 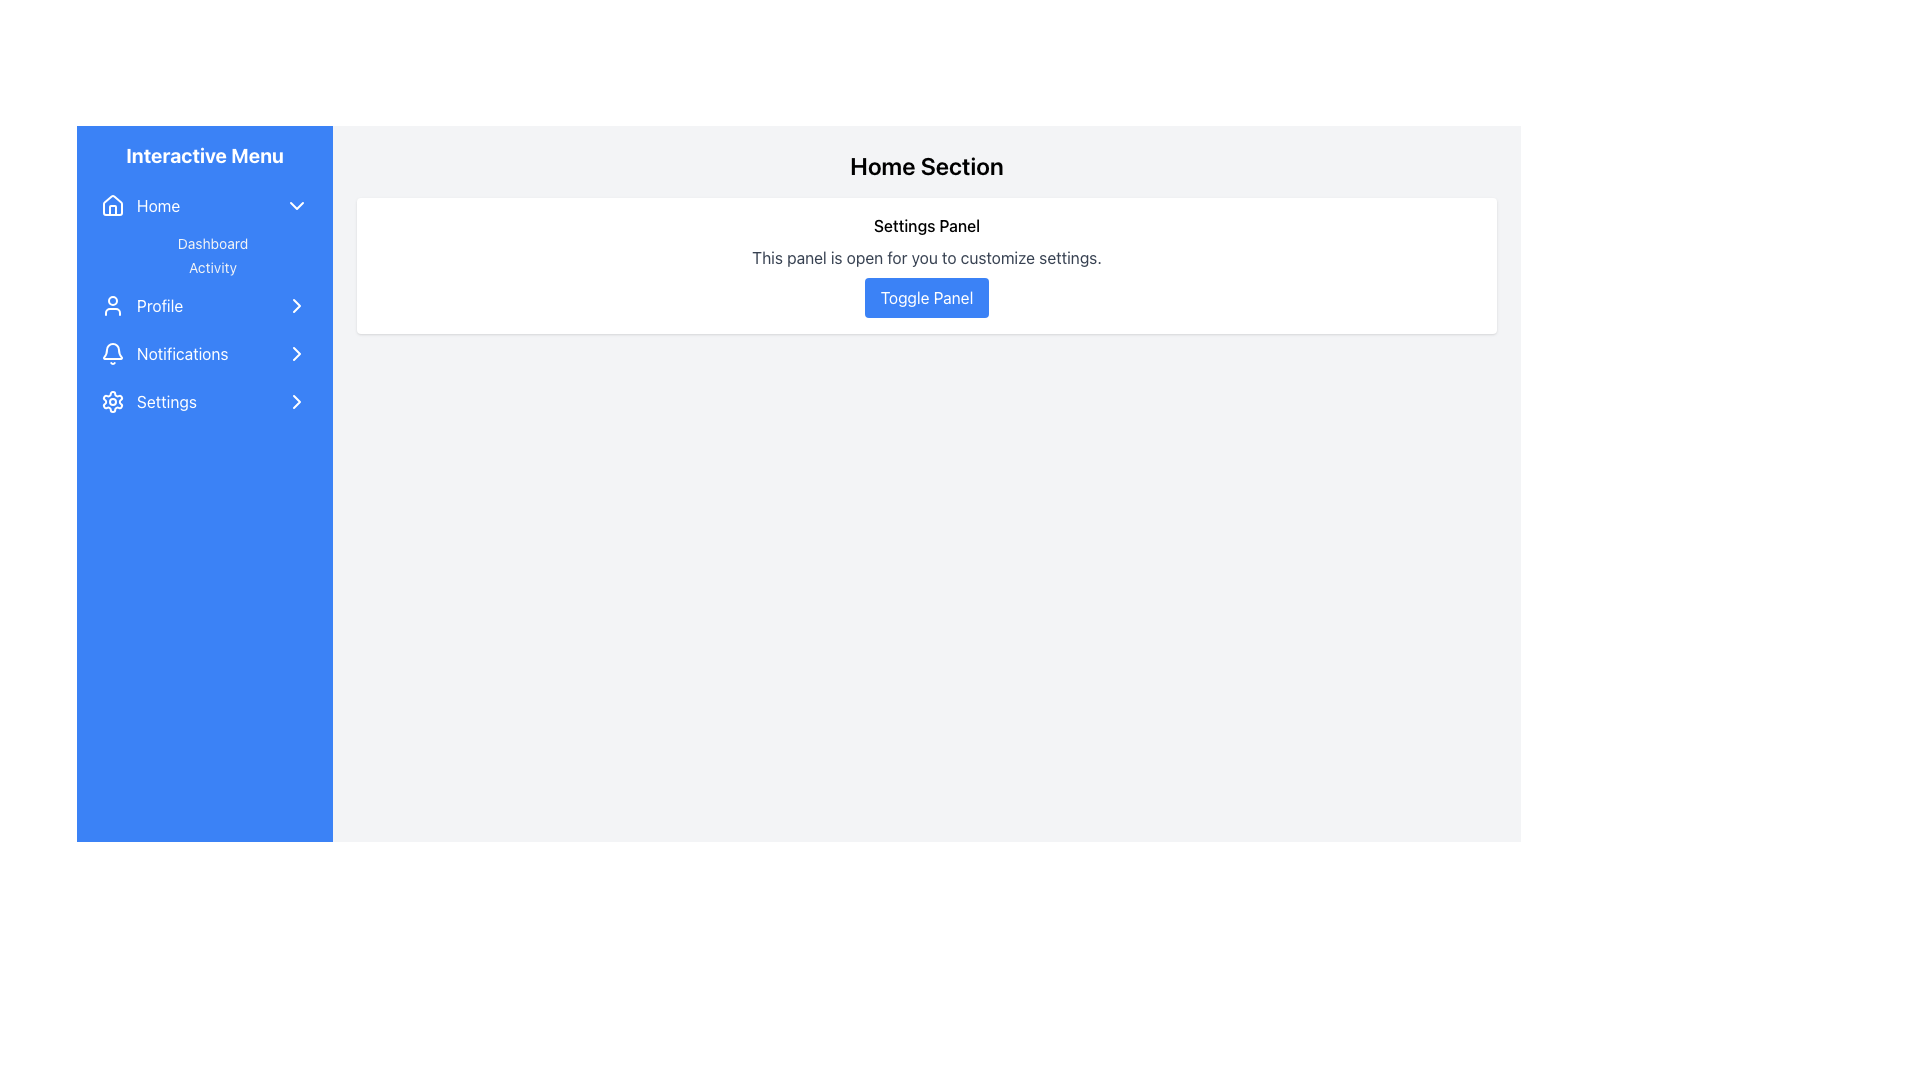 I want to click on the right arrow icon next to the 'Notifications' label, so click(x=296, y=353).